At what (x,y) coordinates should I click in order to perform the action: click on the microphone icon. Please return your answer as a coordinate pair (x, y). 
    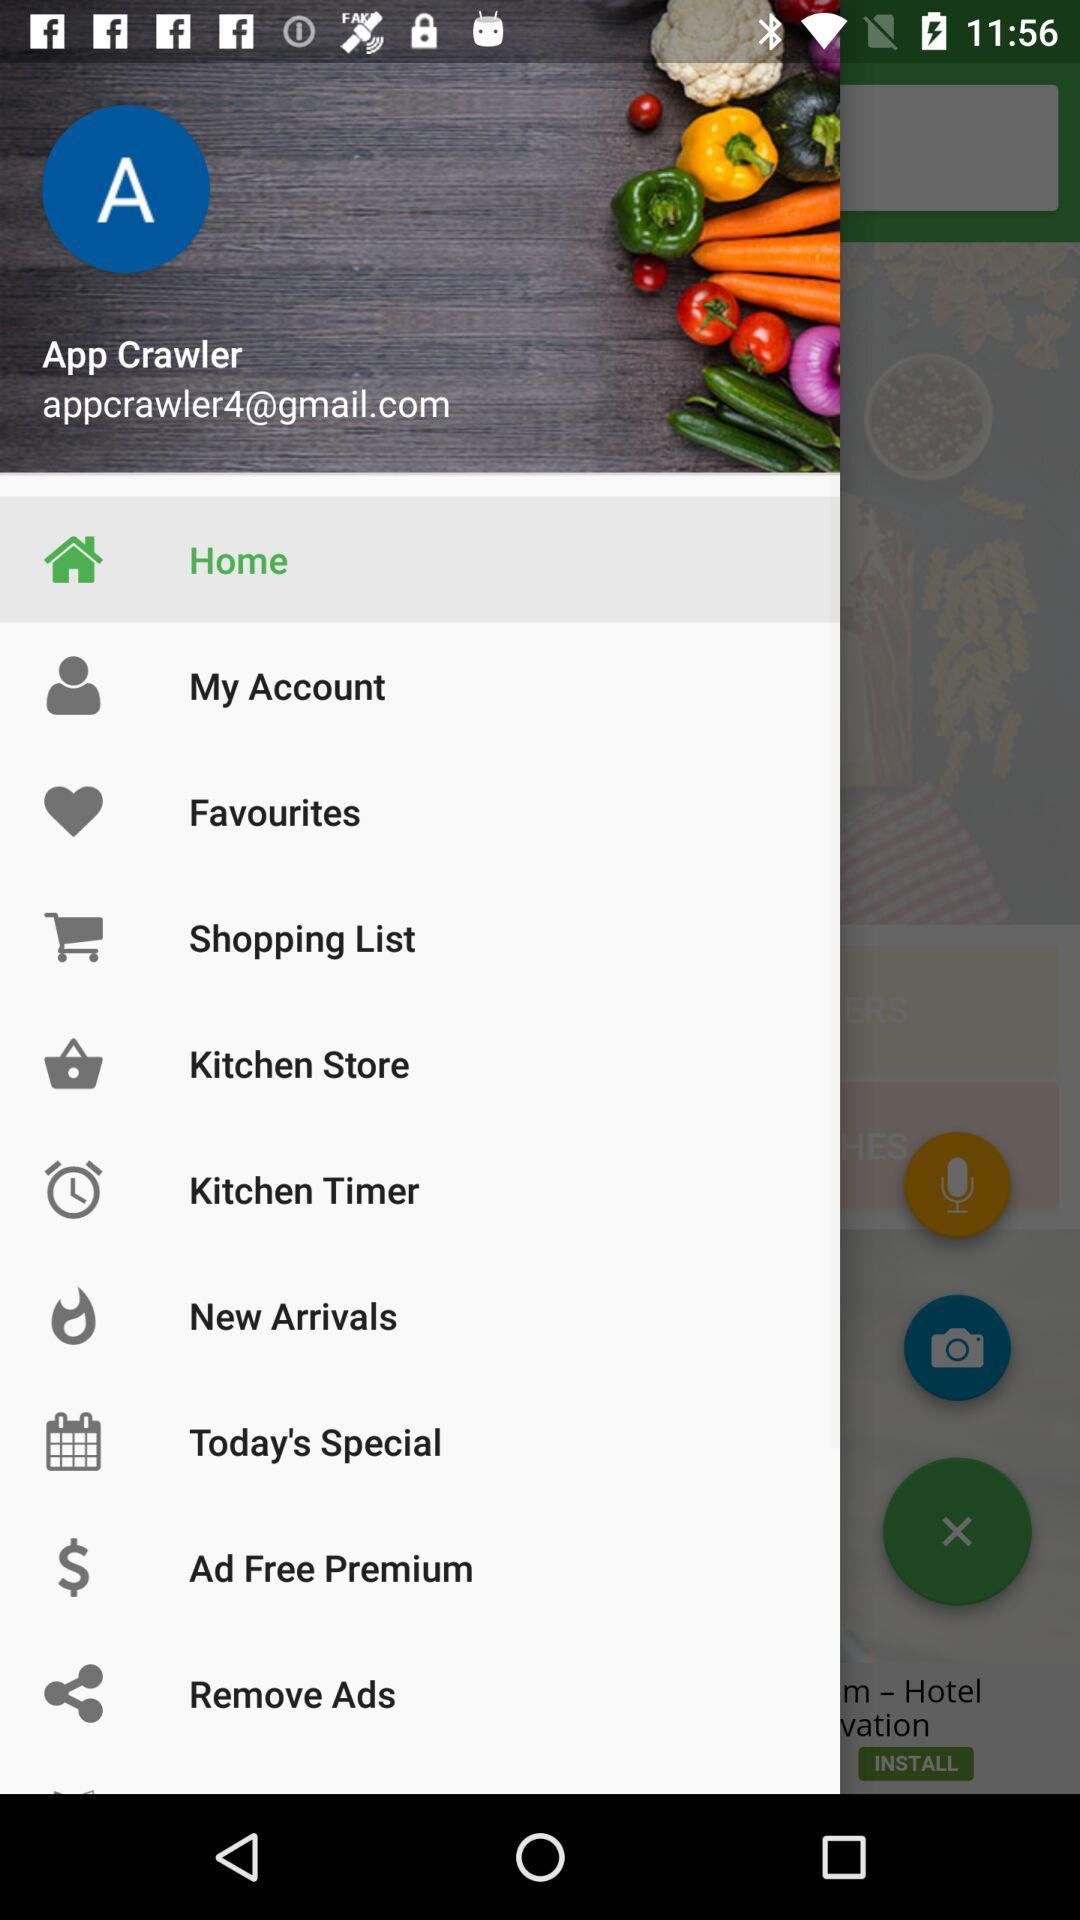
    Looking at the image, I should click on (956, 1192).